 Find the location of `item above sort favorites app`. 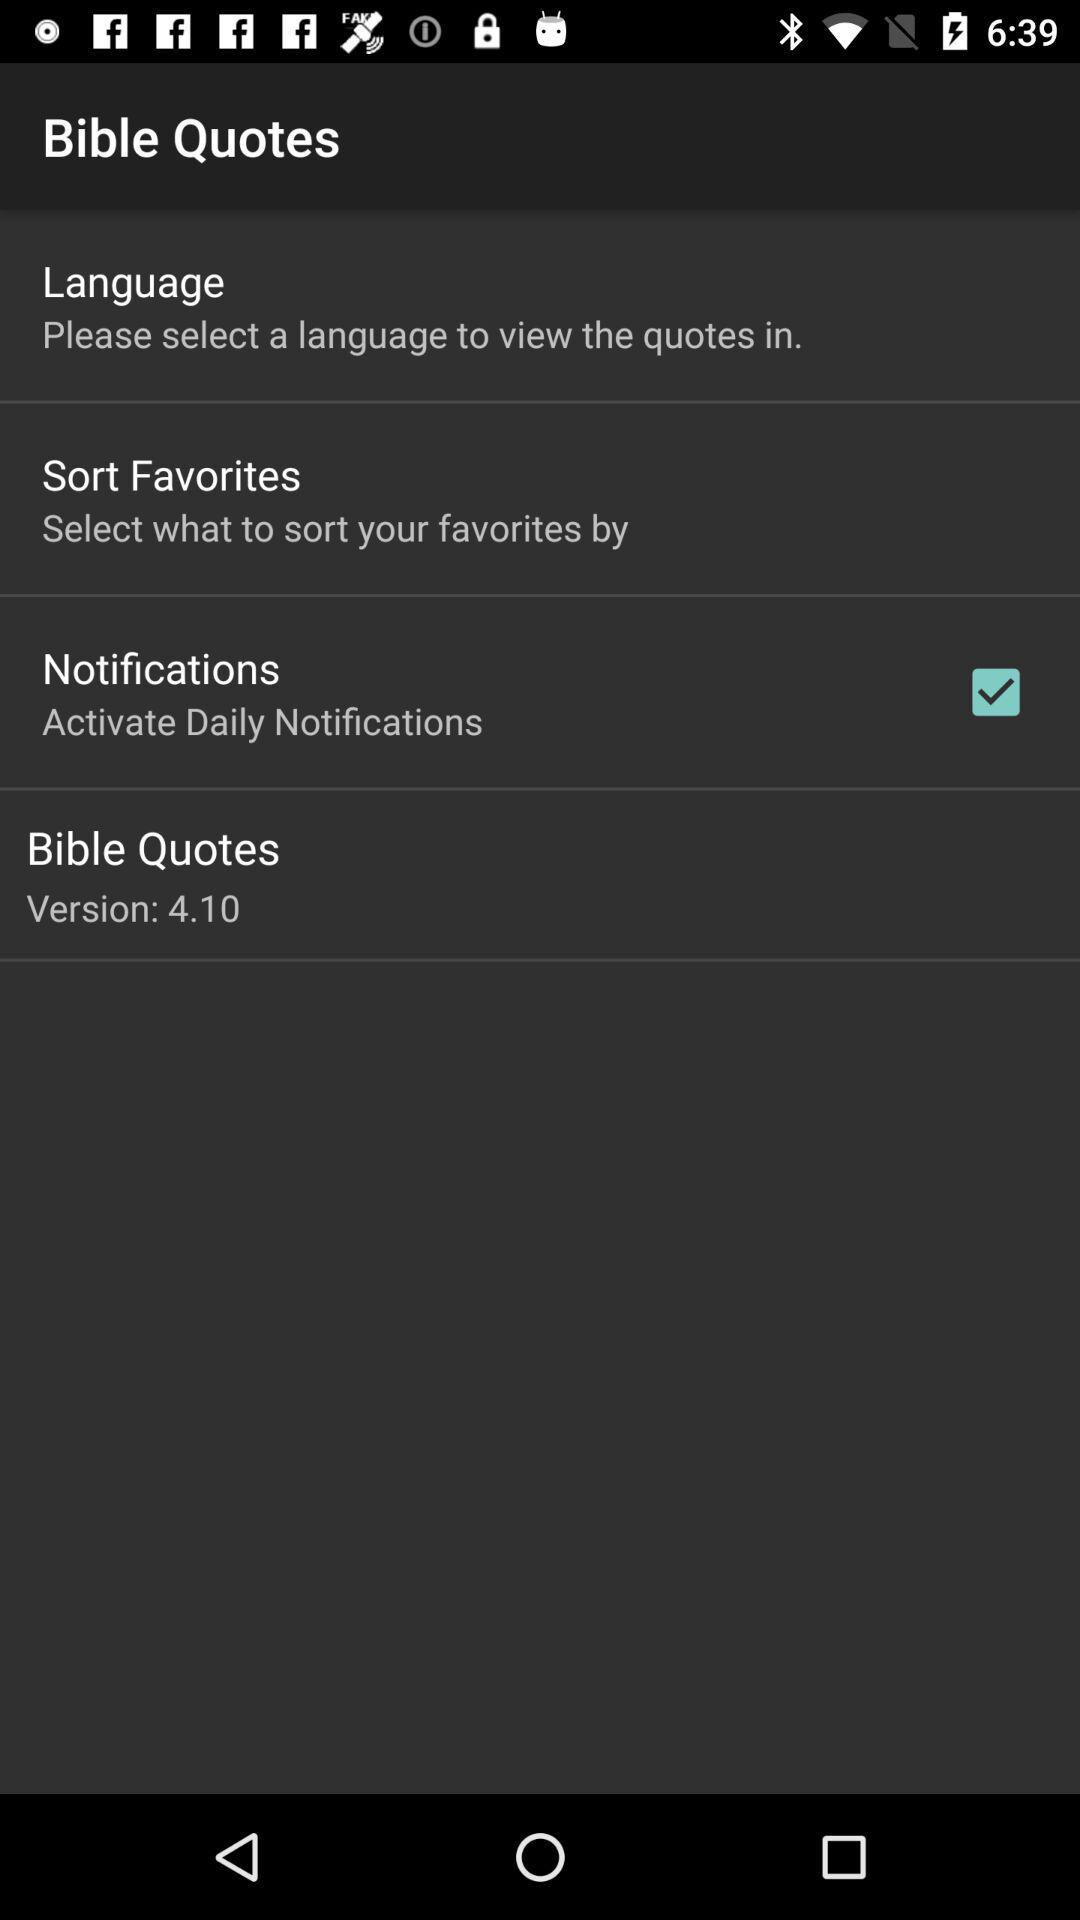

item above sort favorites app is located at coordinates (421, 333).